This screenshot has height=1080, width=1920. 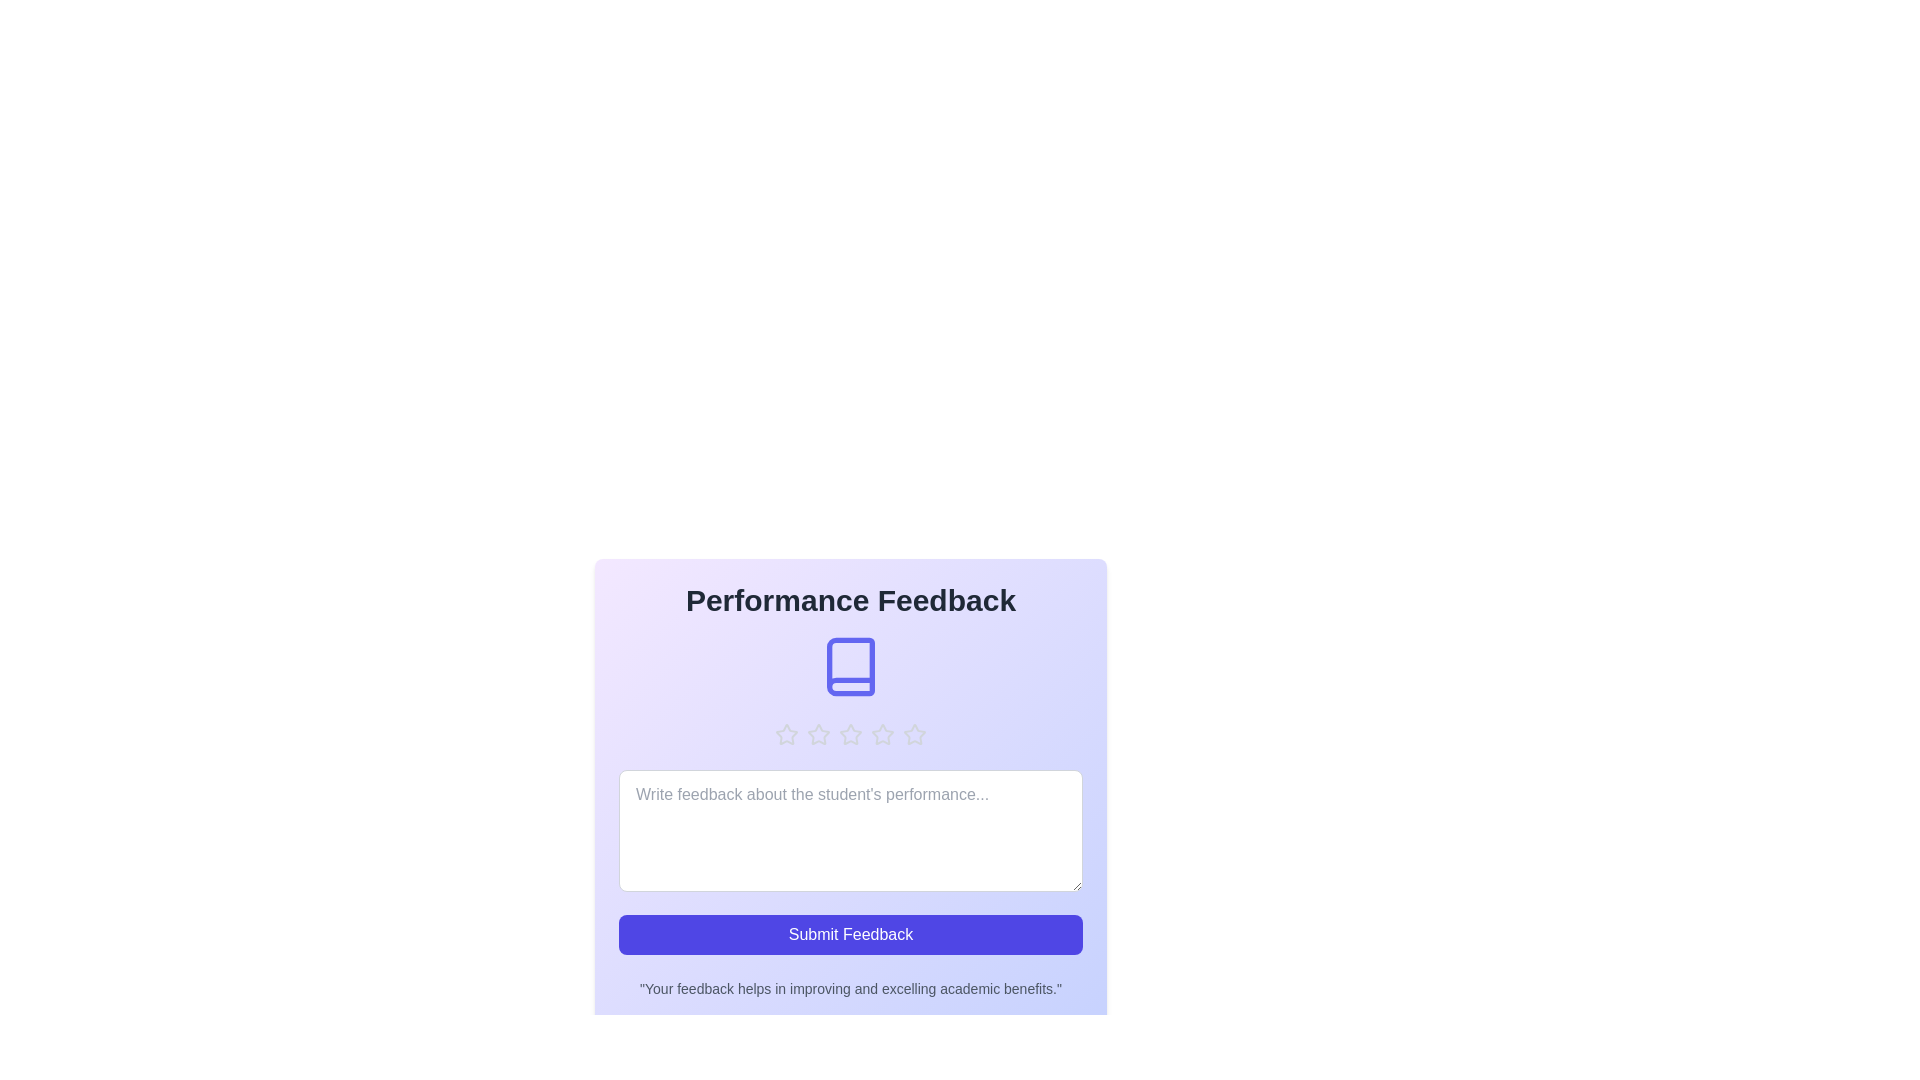 What do you see at coordinates (850, 735) in the screenshot?
I see `the star corresponding to 3 to set the rating` at bounding box center [850, 735].